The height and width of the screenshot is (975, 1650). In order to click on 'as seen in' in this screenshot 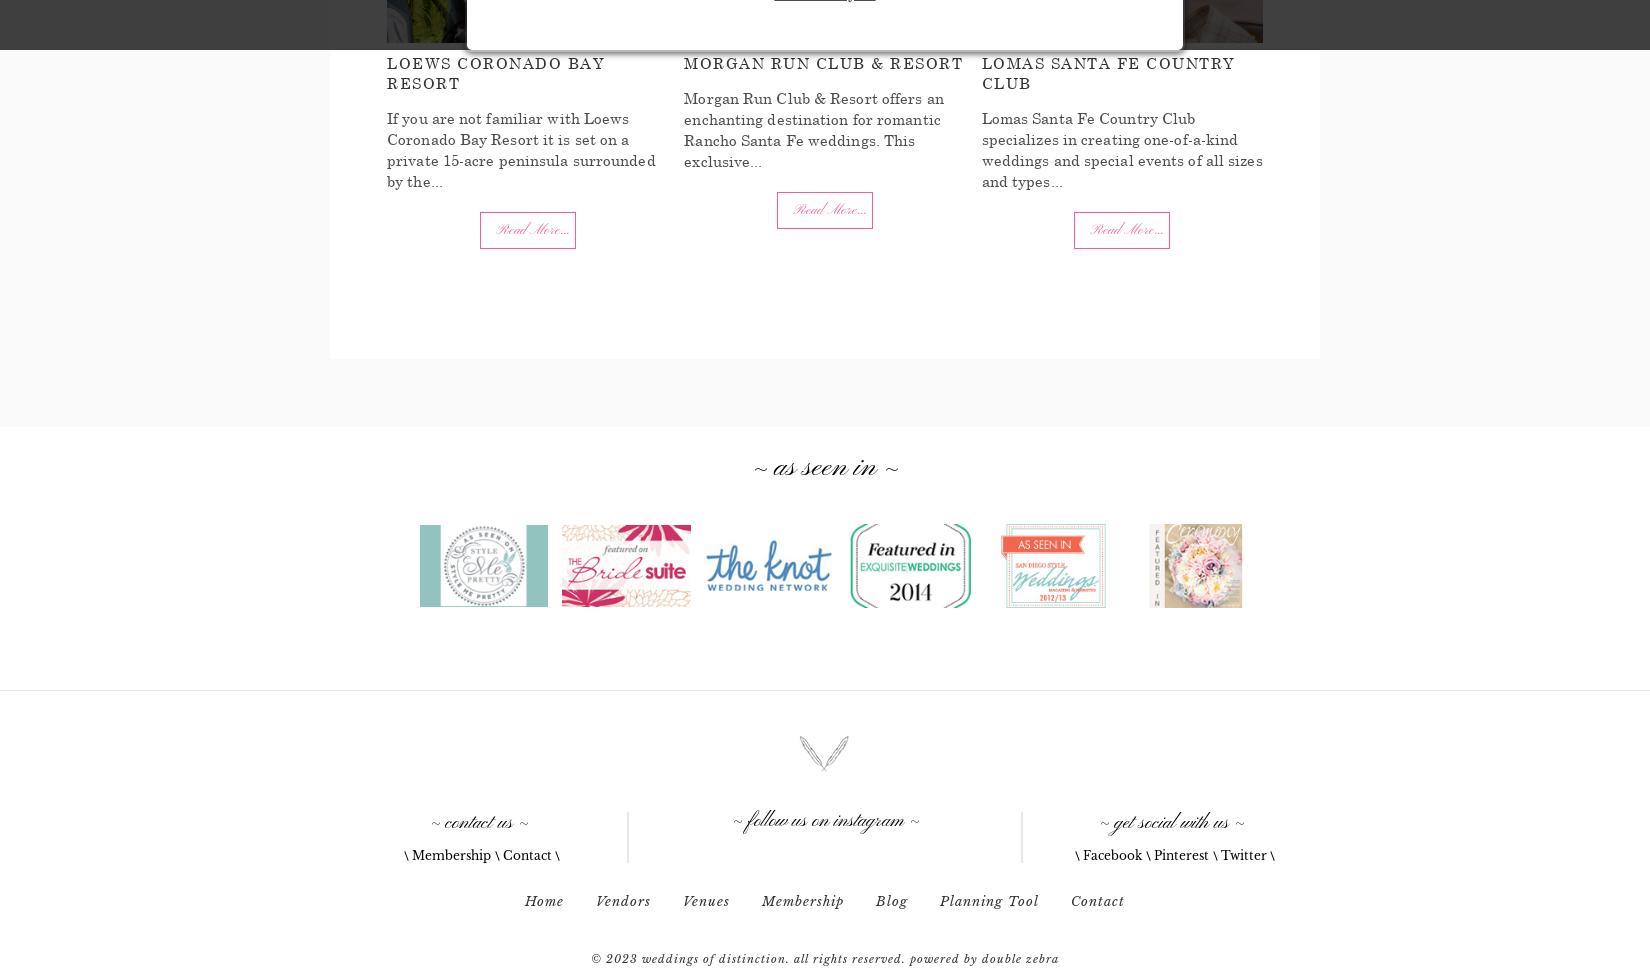, I will do `click(825, 467)`.